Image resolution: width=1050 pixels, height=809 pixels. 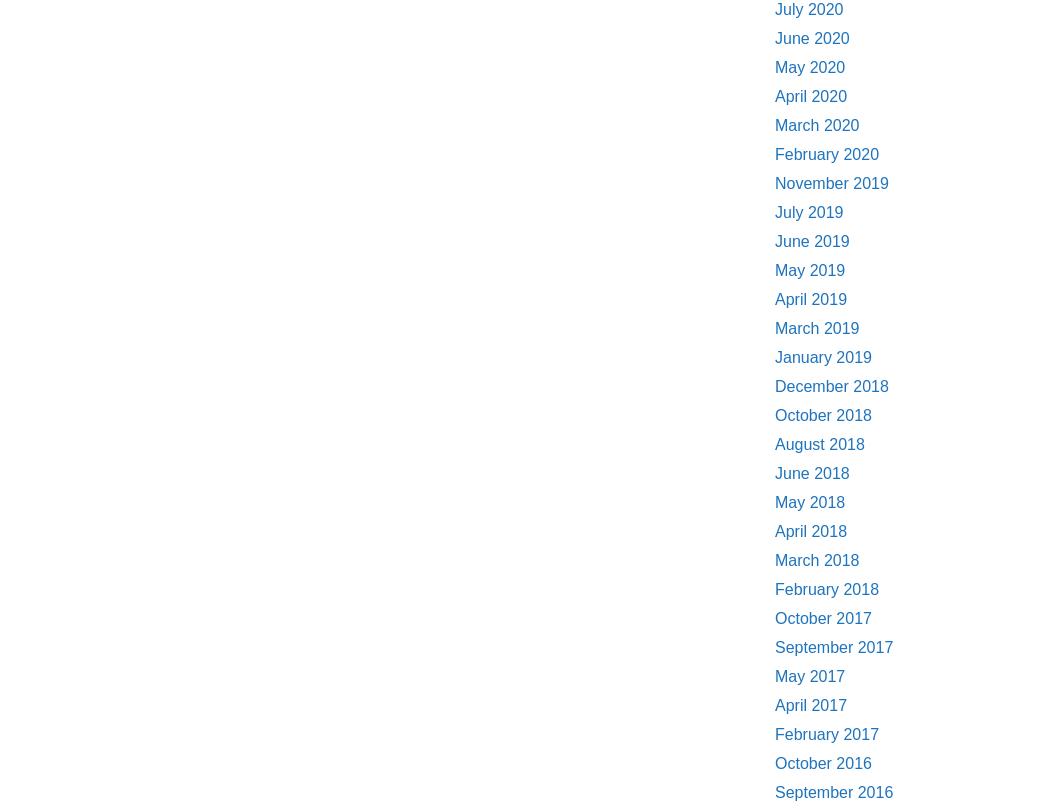 I want to click on 'January 2019', so click(x=821, y=357).